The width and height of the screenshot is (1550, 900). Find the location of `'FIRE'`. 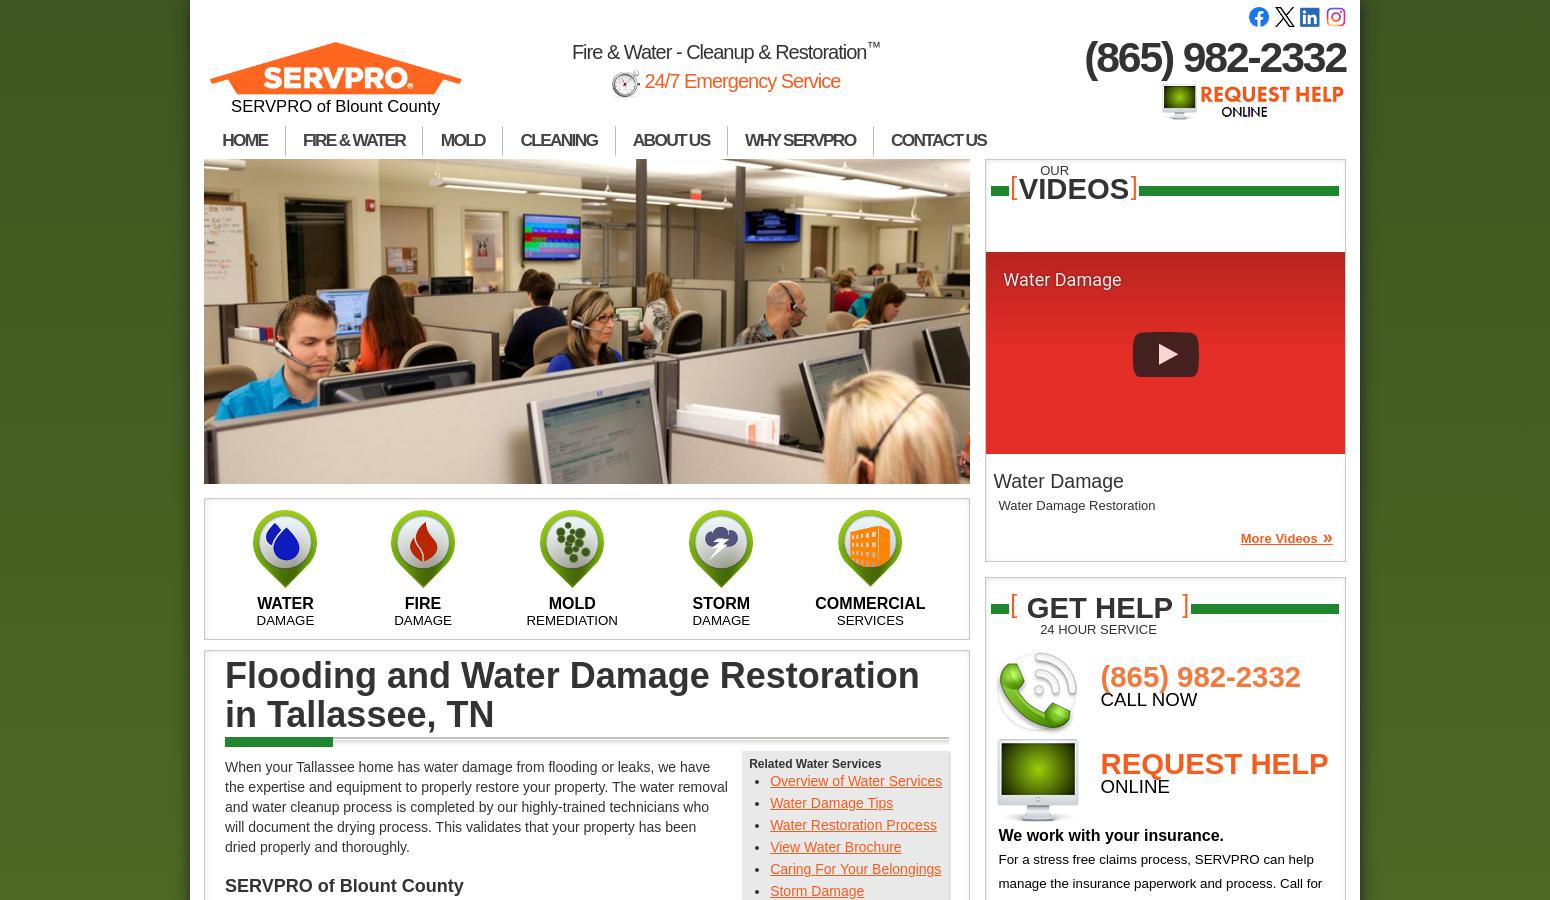

'FIRE' is located at coordinates (422, 603).